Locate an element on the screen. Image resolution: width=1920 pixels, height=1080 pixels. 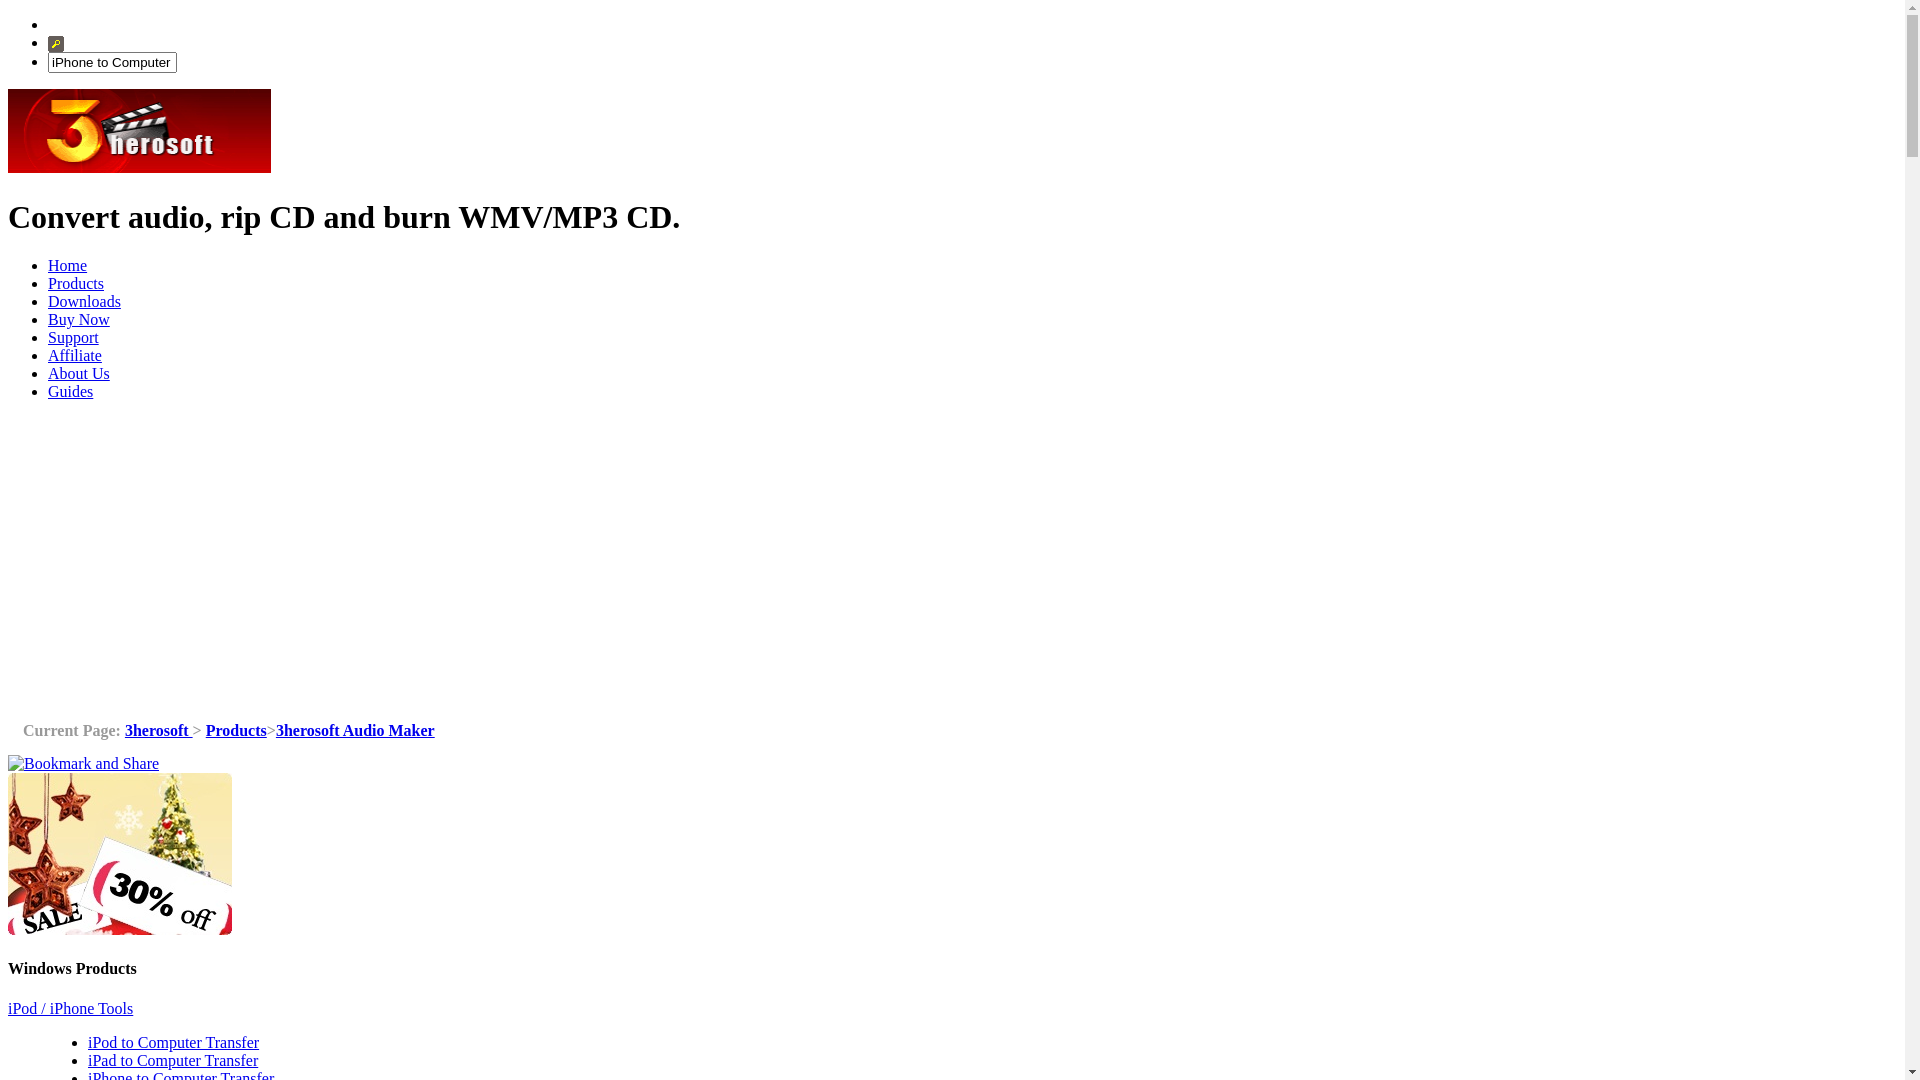
'Go' is located at coordinates (56, 43).